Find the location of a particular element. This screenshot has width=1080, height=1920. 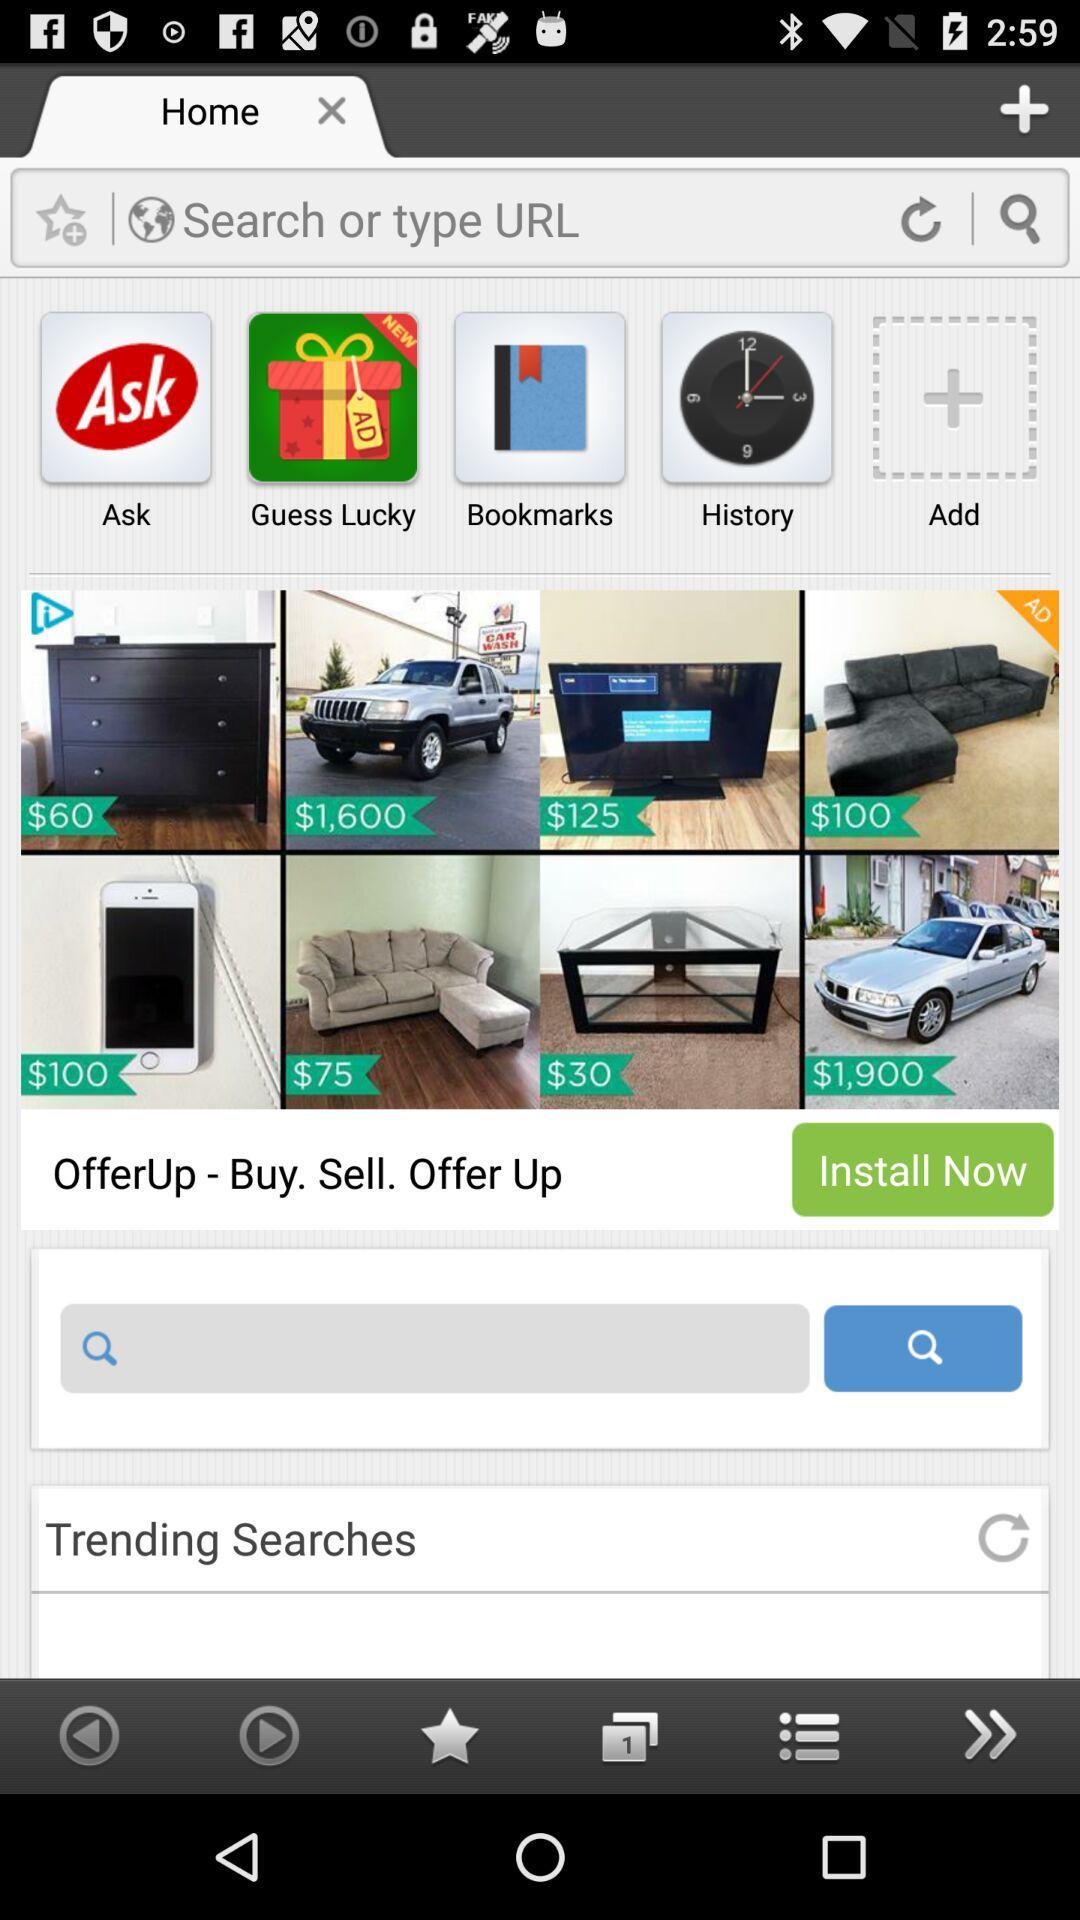

the refresh icon is located at coordinates (1003, 1646).